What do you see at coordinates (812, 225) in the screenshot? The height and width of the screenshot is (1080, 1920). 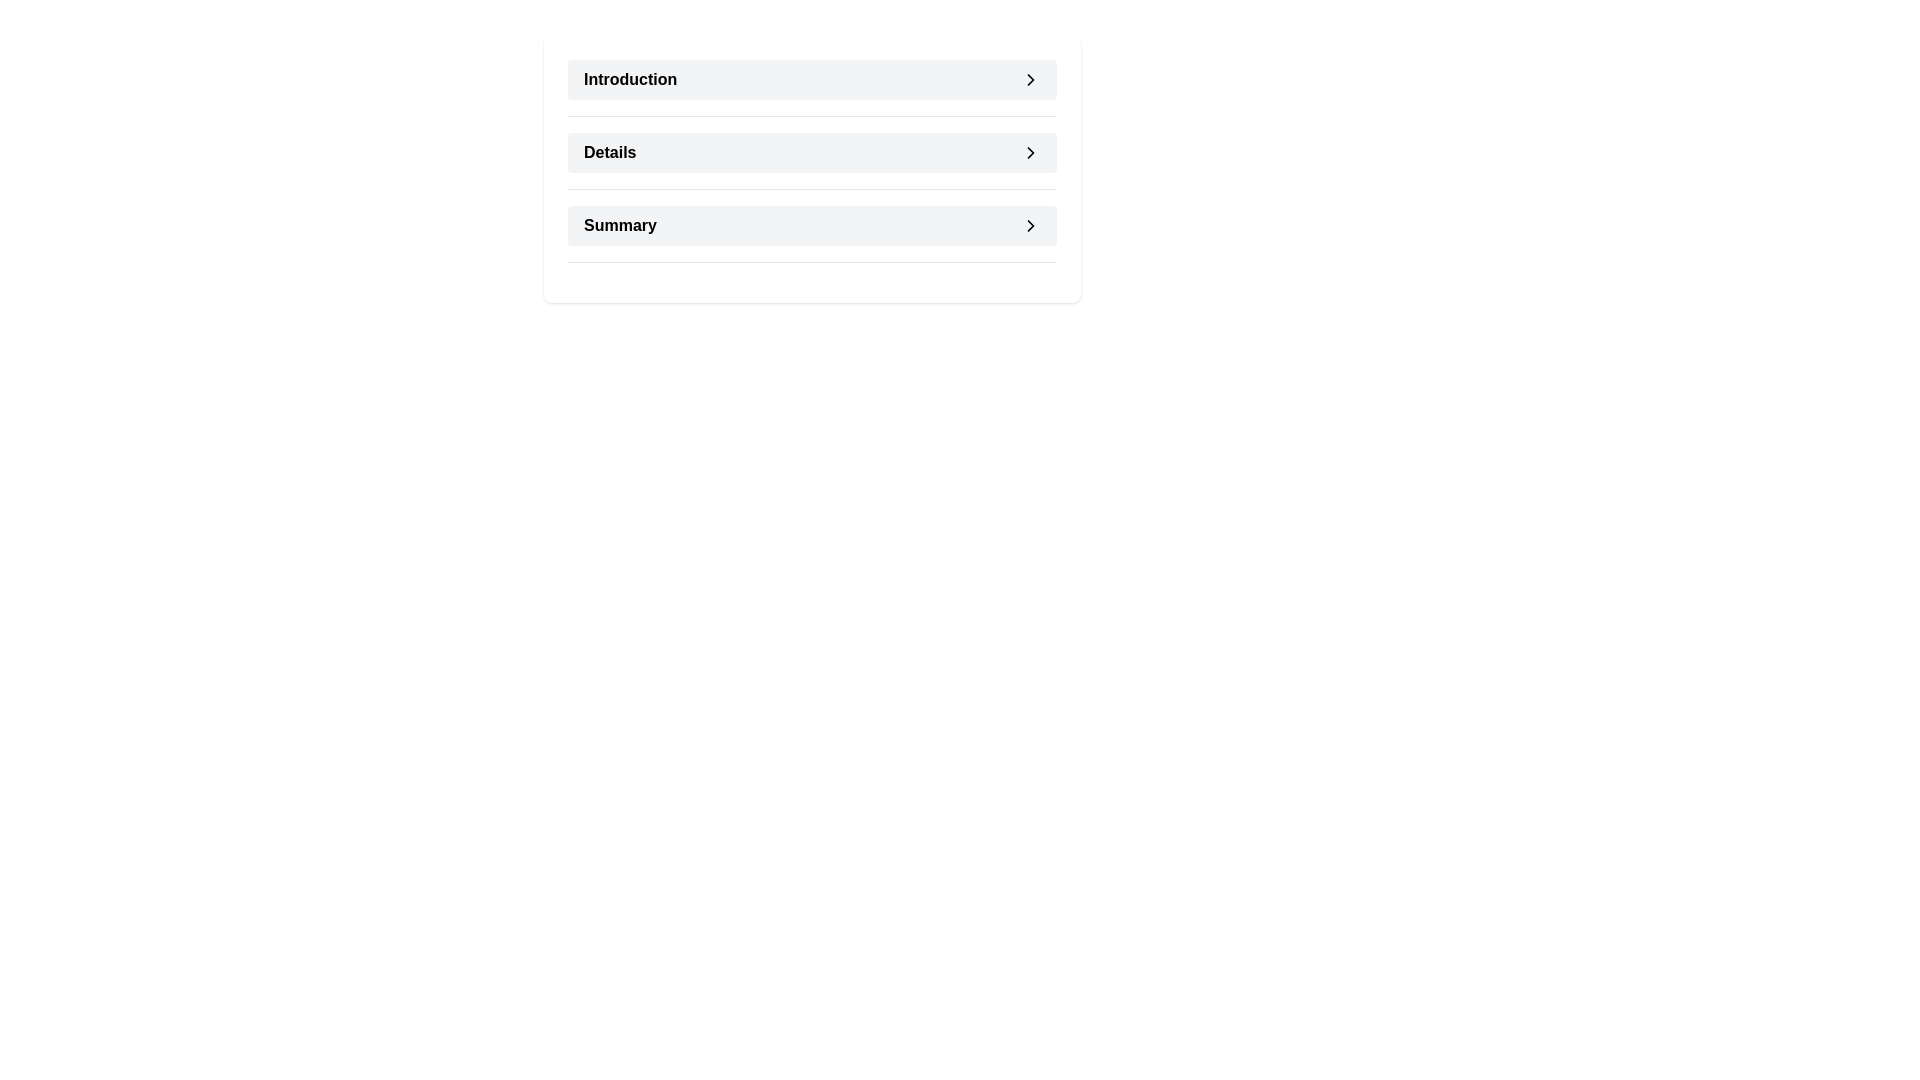 I see `the interactive button that navigates to or expands more details related to the 'Summary' section, located at the bottom of a vertically stacked list` at bounding box center [812, 225].